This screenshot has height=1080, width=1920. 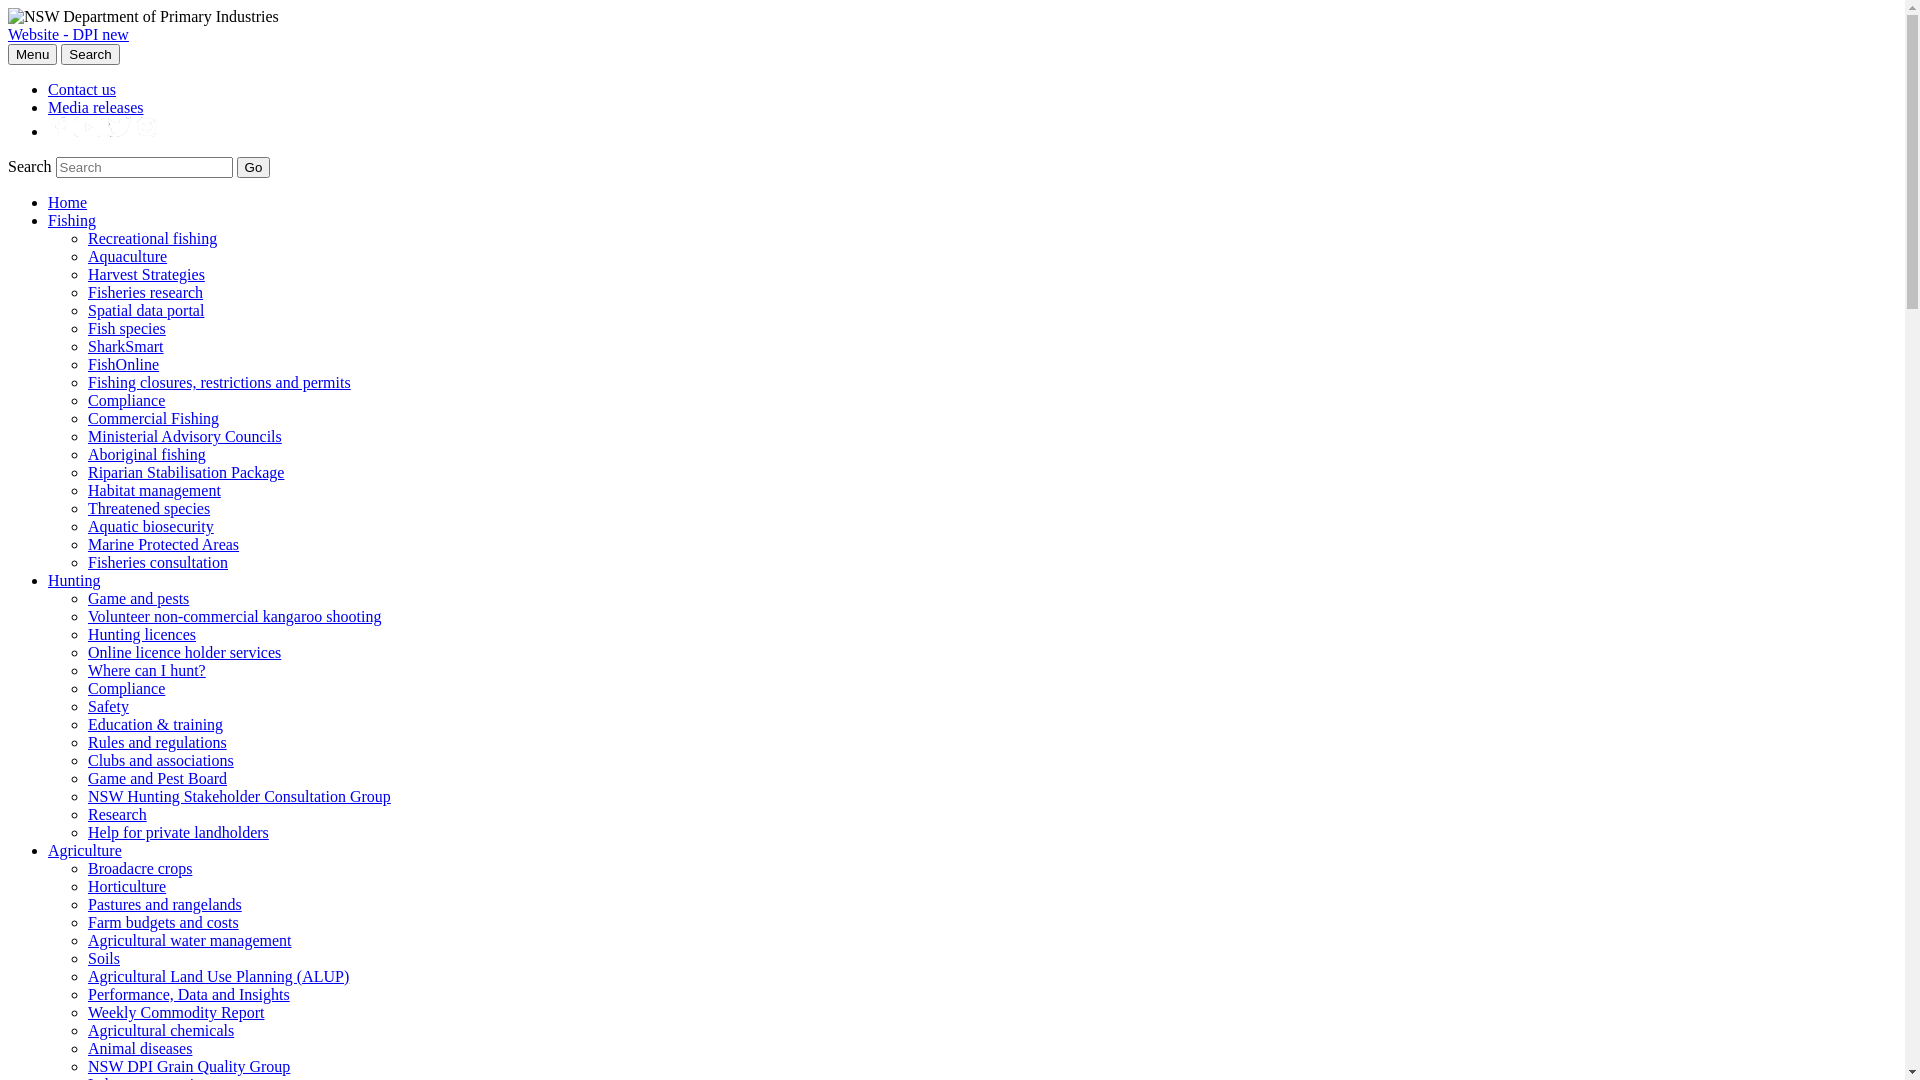 I want to click on 'Research', so click(x=116, y=814).